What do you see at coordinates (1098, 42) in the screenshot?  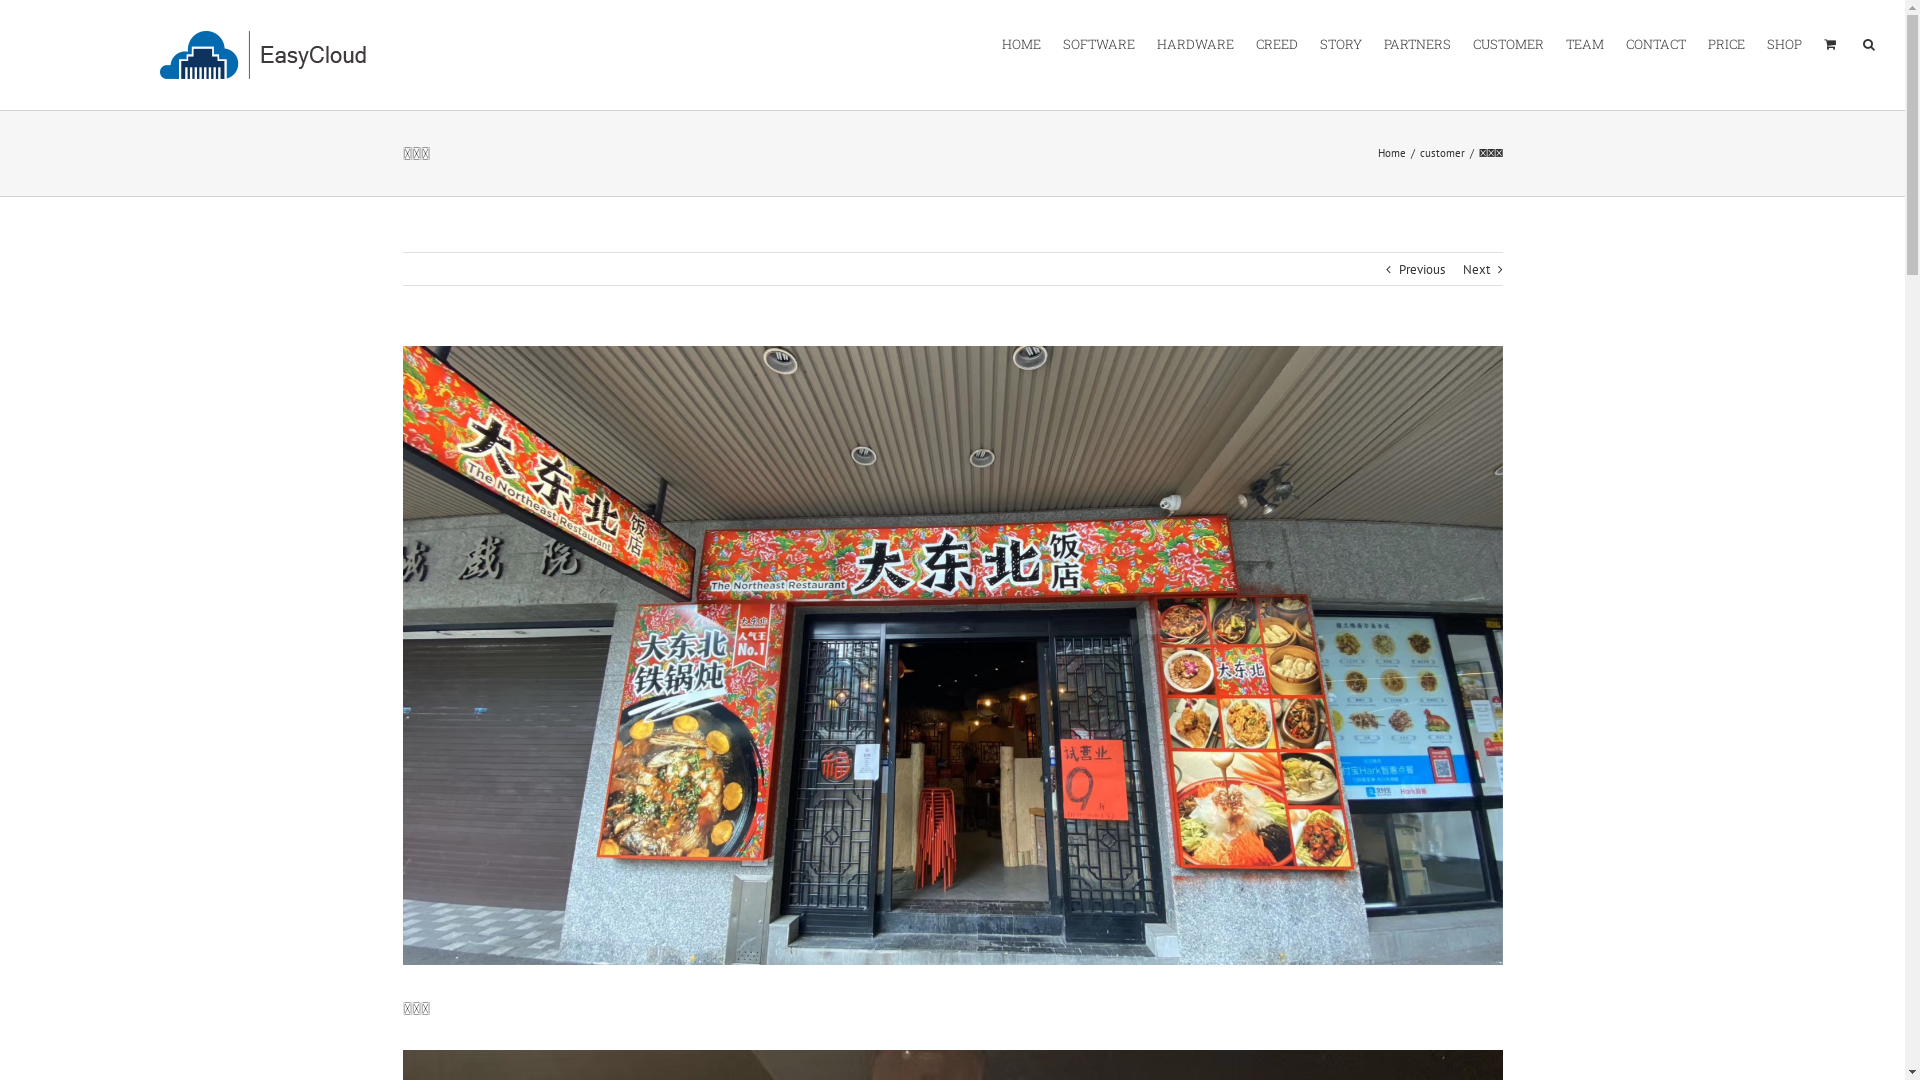 I see `'SOFTWARE'` at bounding box center [1098, 42].